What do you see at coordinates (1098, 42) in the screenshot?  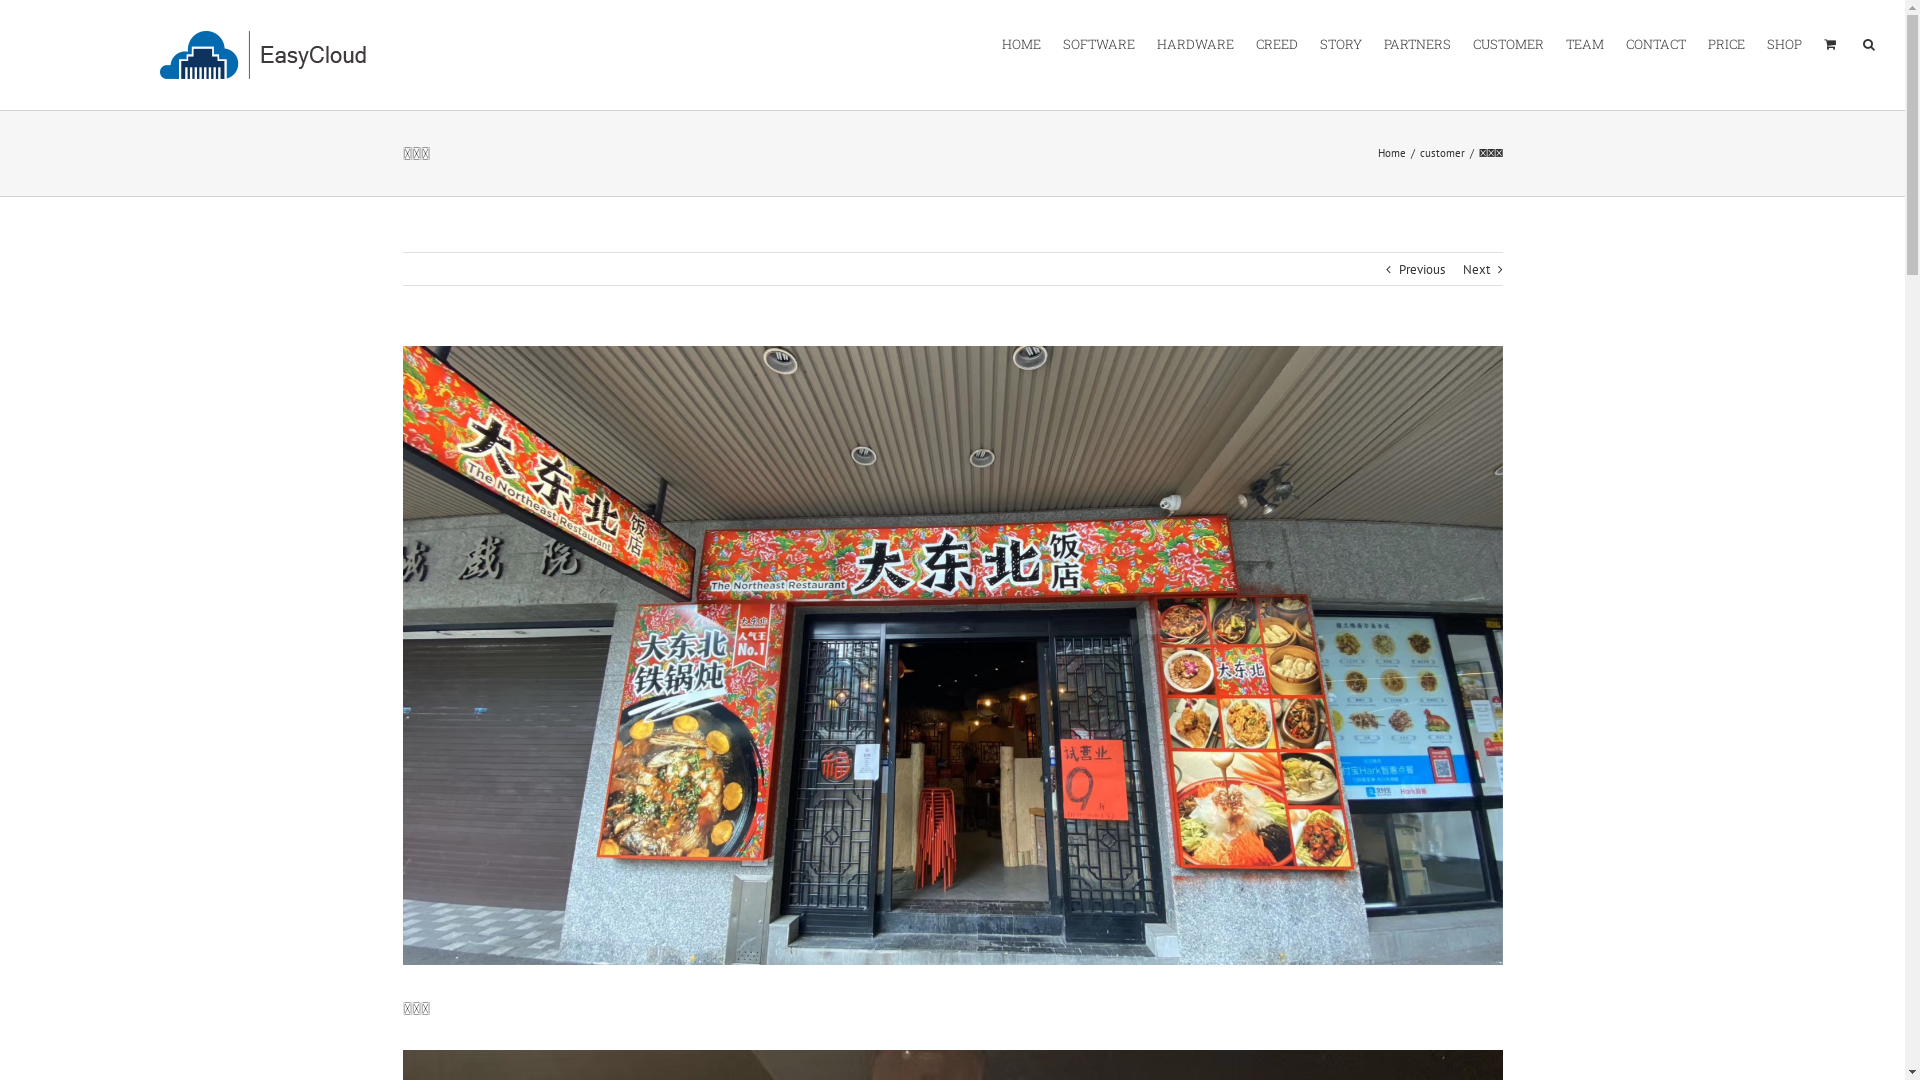 I see `'SOFTWARE'` at bounding box center [1098, 42].